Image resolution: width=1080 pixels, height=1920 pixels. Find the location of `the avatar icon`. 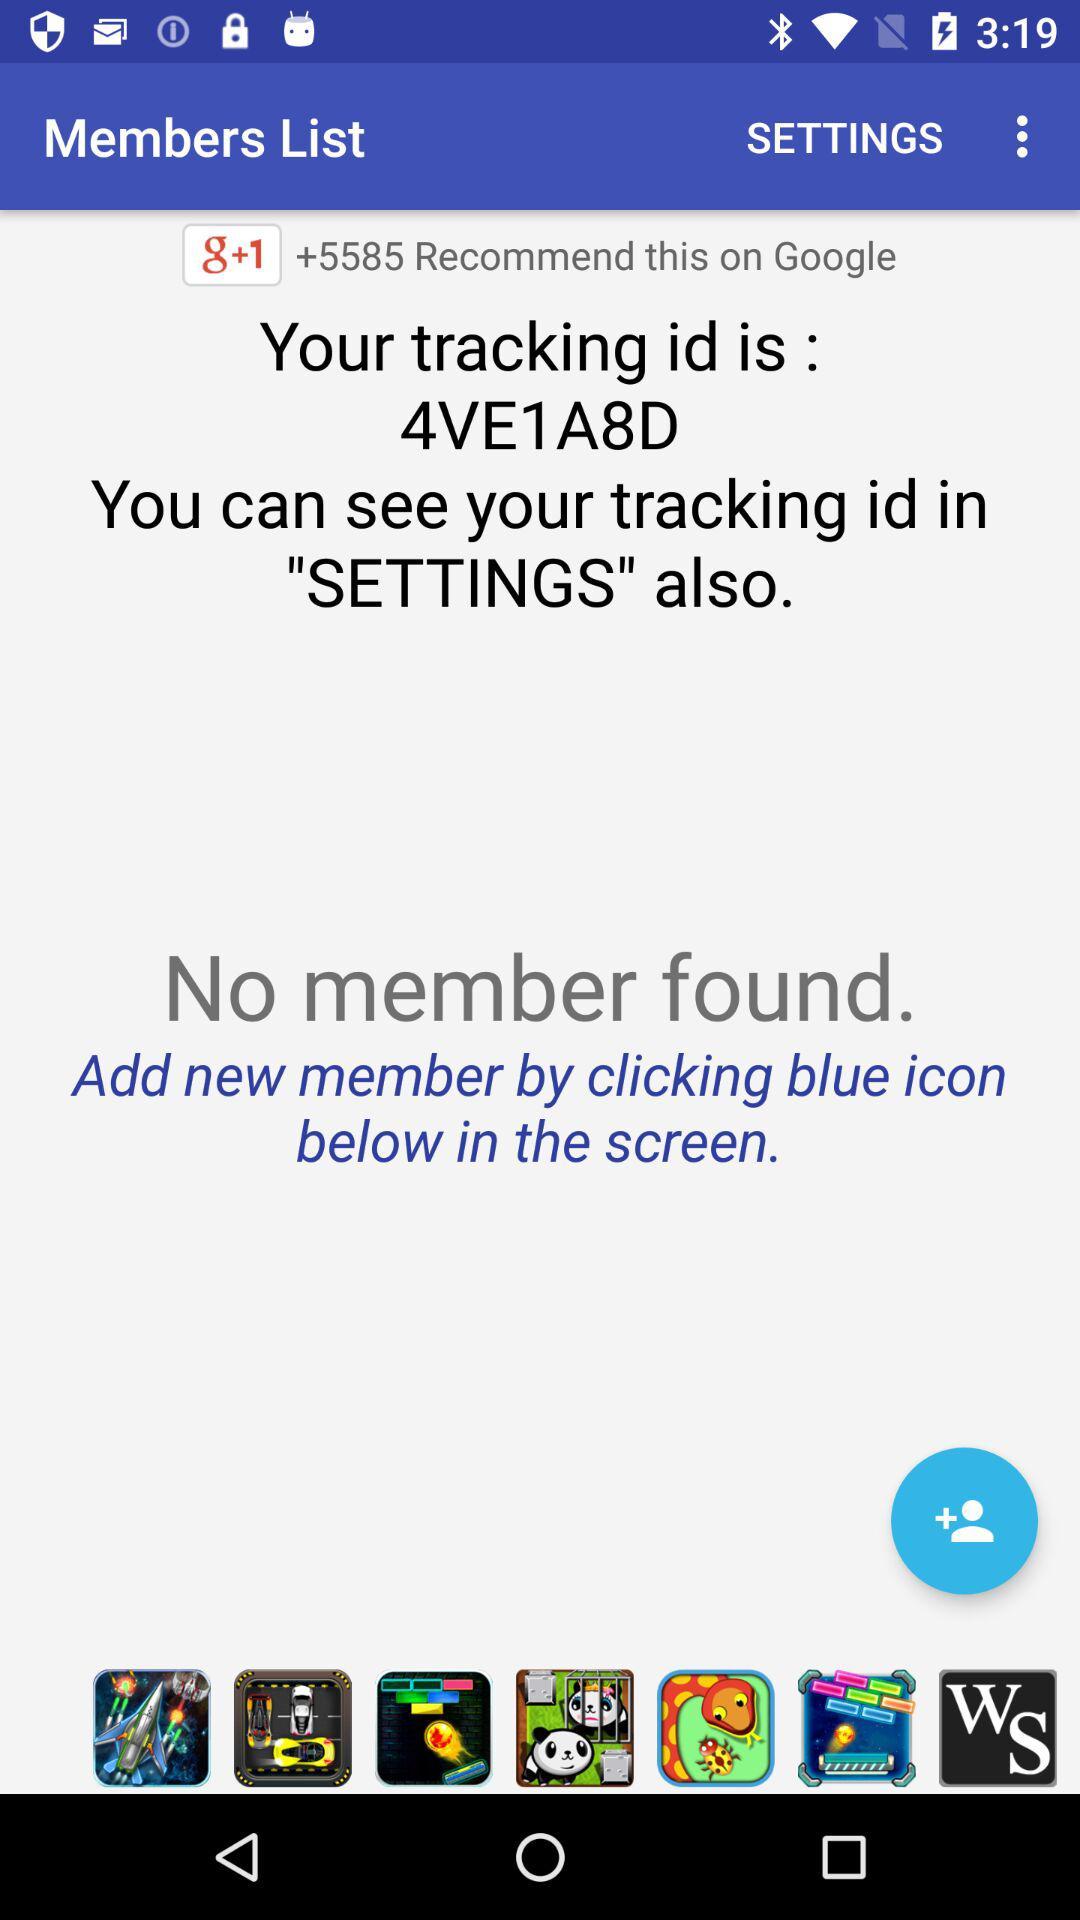

the avatar icon is located at coordinates (714, 1727).